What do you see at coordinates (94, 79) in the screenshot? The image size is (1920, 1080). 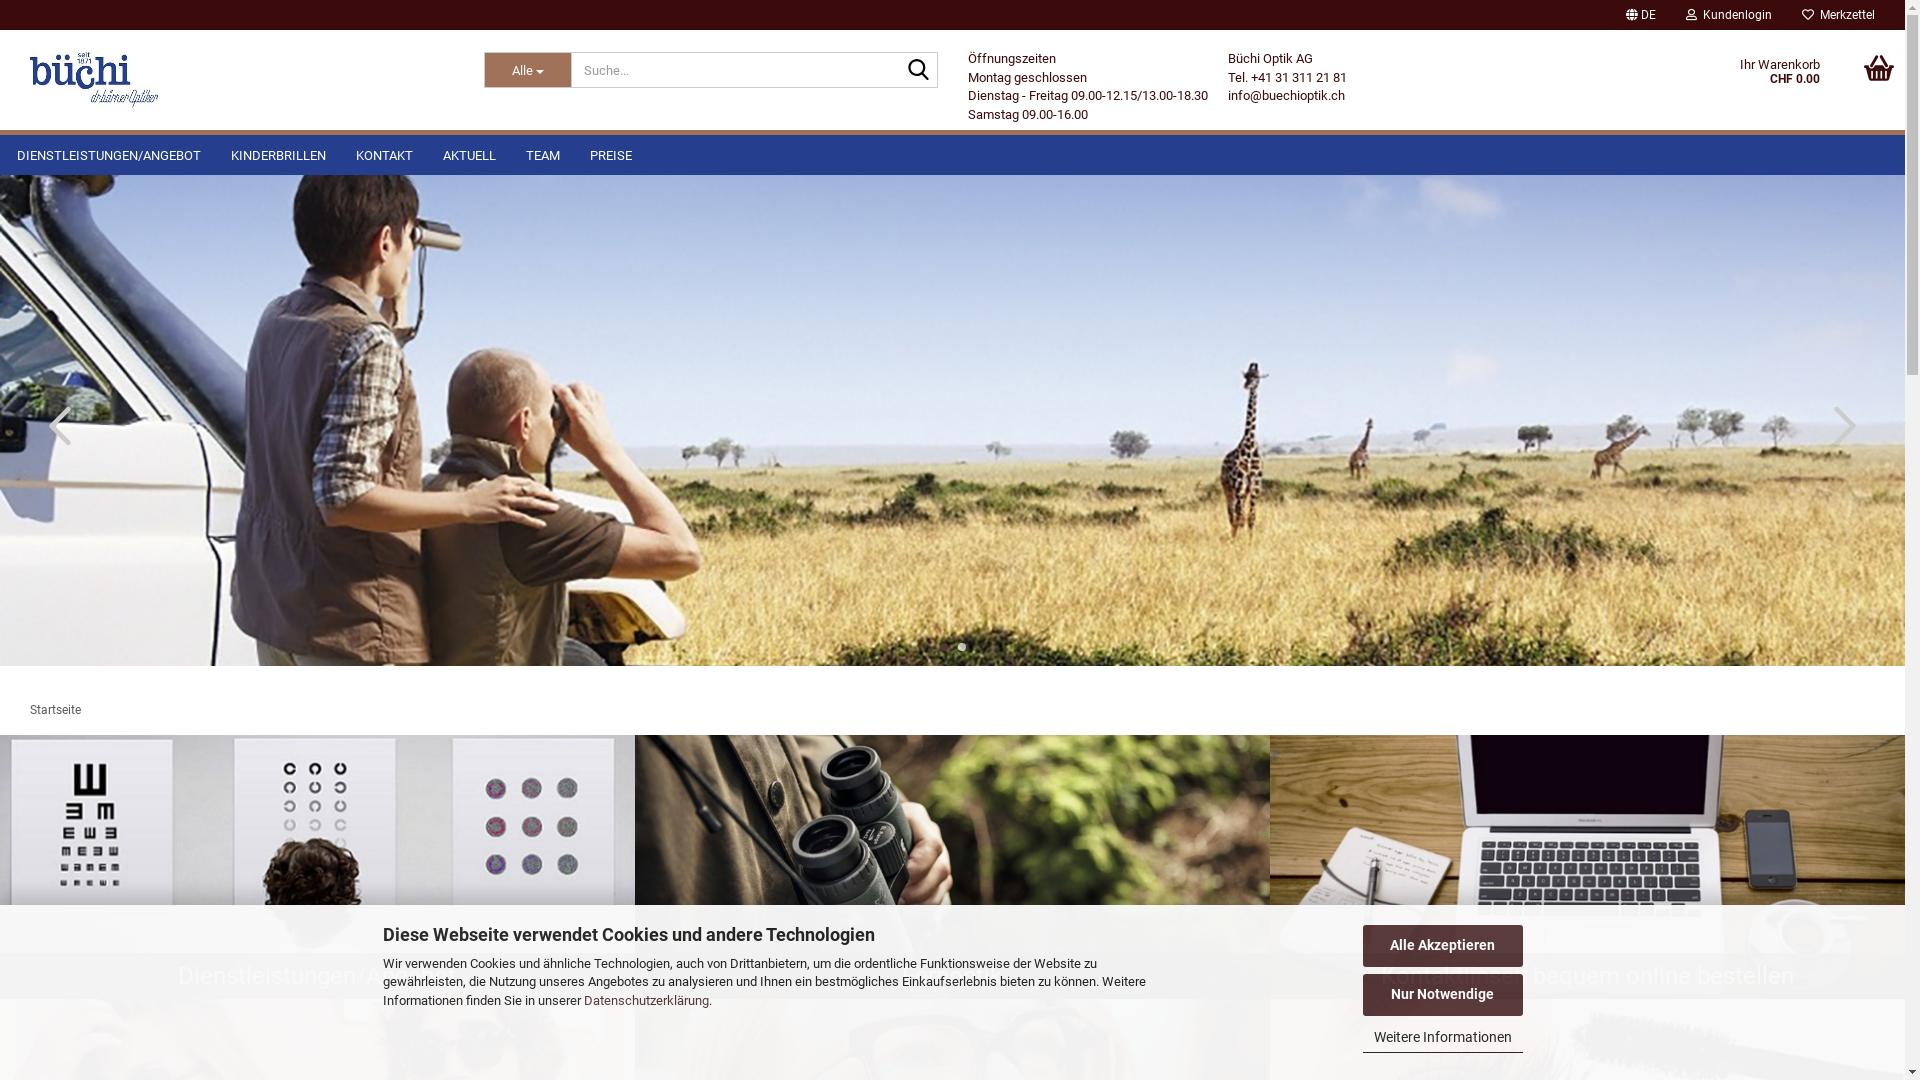 I see `'buechioptik.ch'` at bounding box center [94, 79].